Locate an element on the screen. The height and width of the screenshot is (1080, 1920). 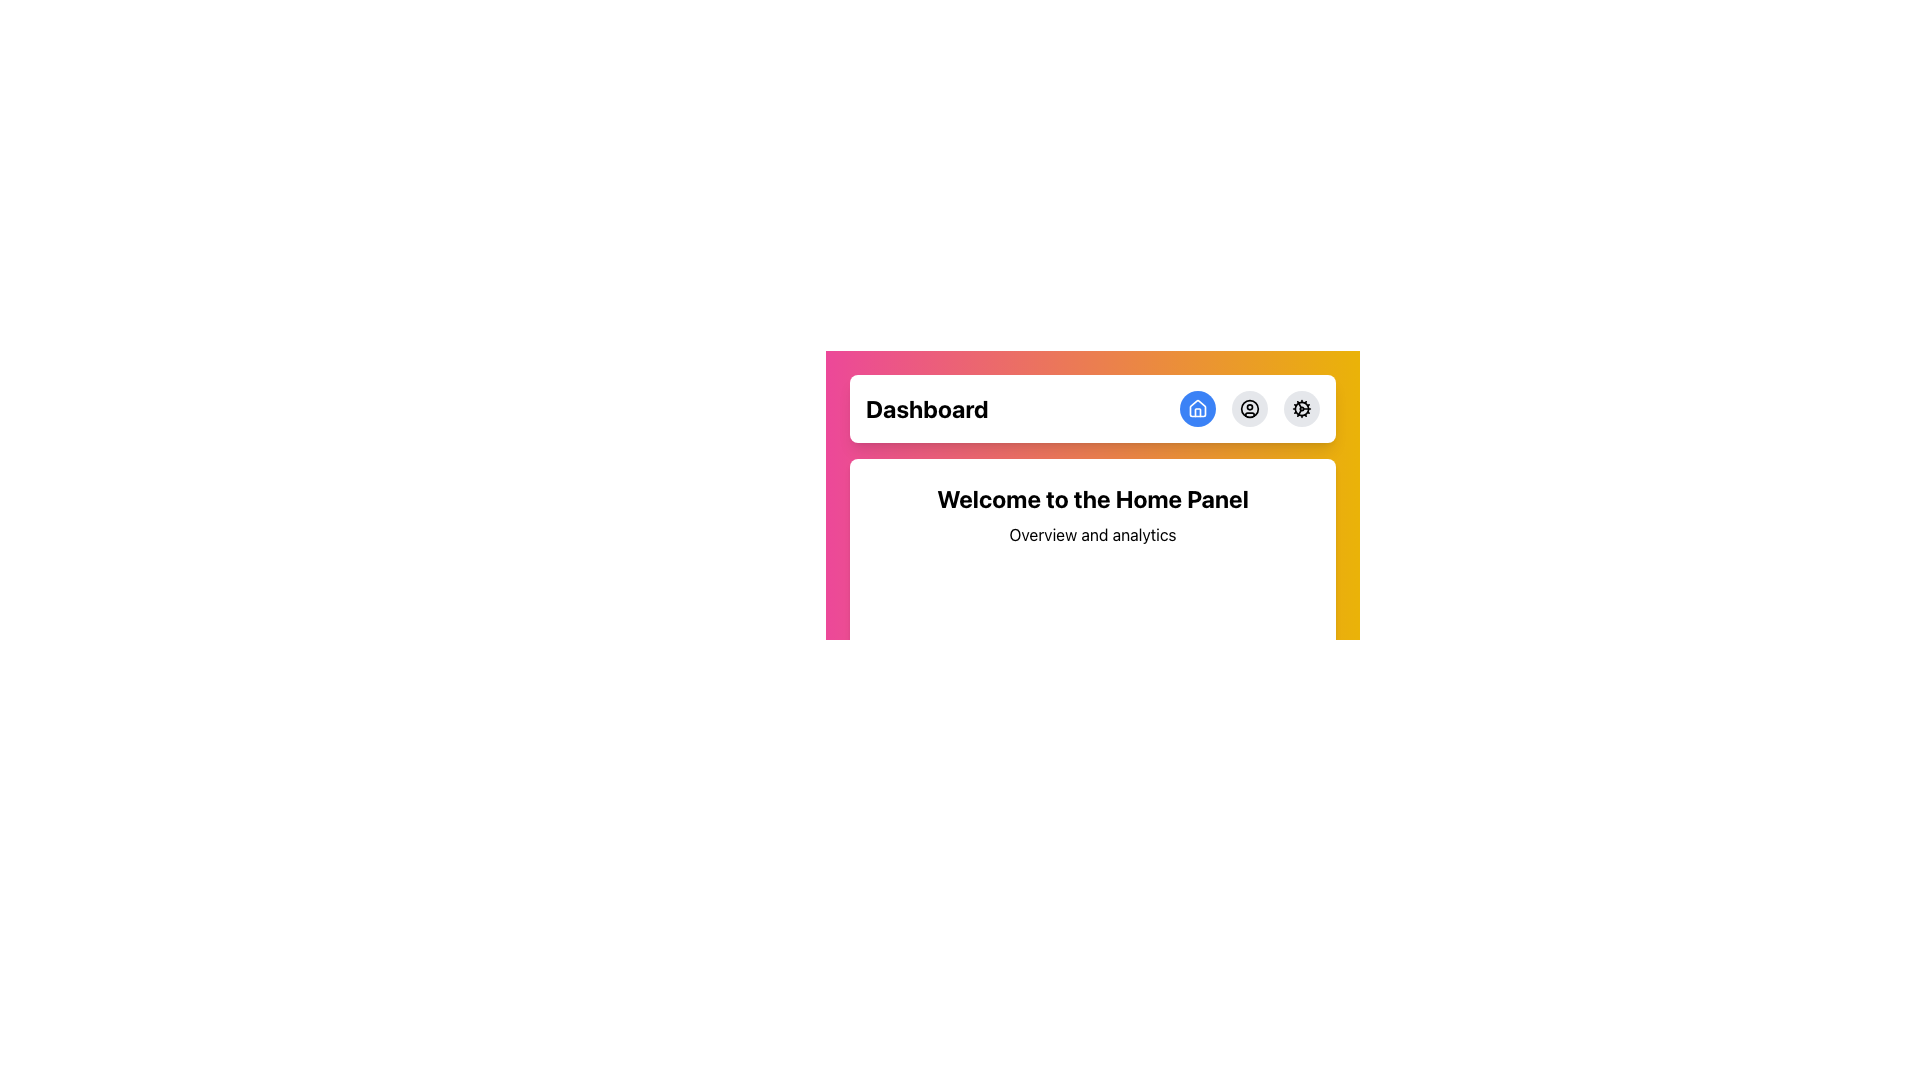
text from the centered text block containing 'Welcome to the Home Panel' and 'Overview and analytics' is located at coordinates (1092, 514).